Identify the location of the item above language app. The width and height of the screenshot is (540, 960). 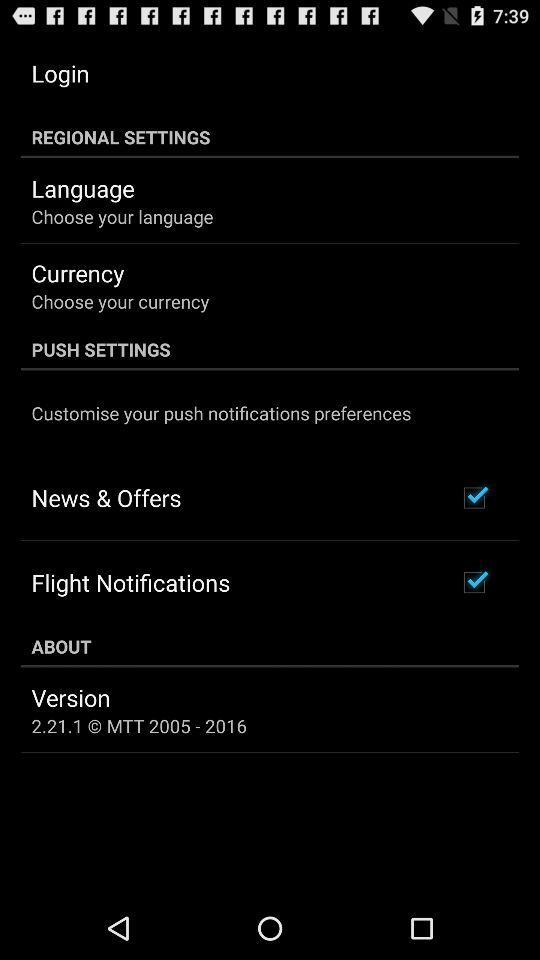
(270, 136).